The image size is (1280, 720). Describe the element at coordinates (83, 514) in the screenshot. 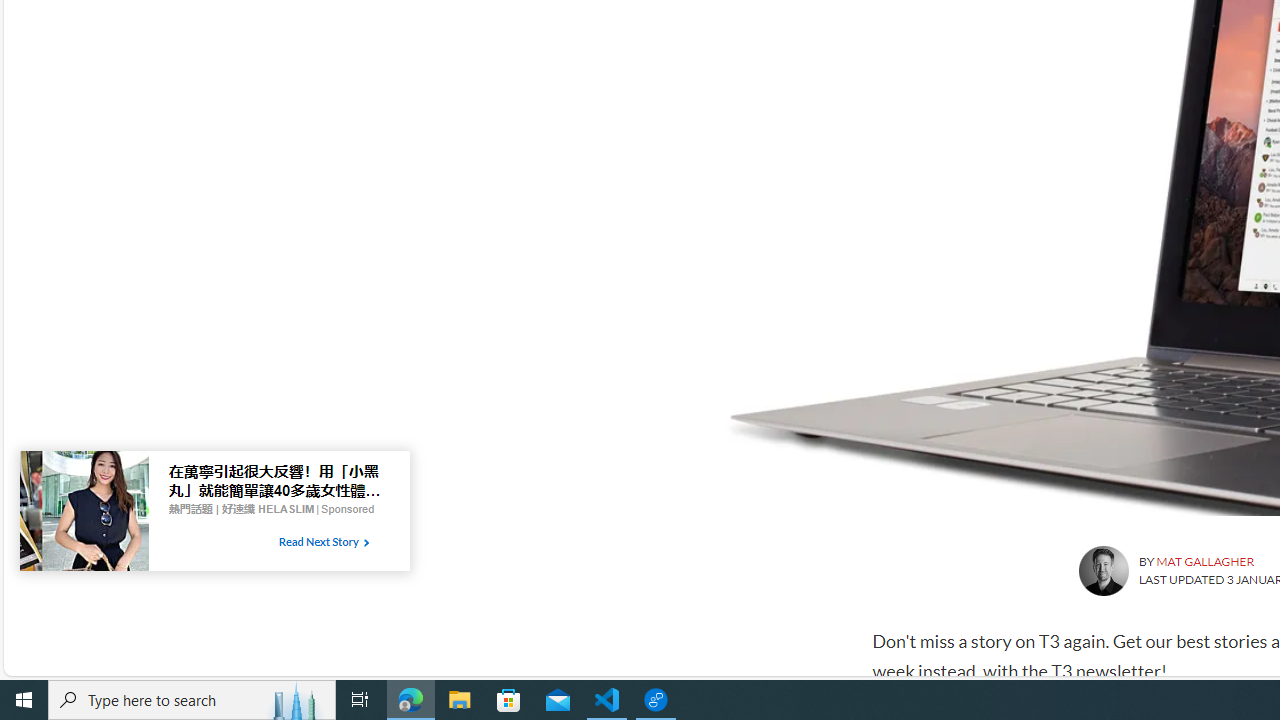

I see `'Image for Taboola Advertising Unit'` at that location.